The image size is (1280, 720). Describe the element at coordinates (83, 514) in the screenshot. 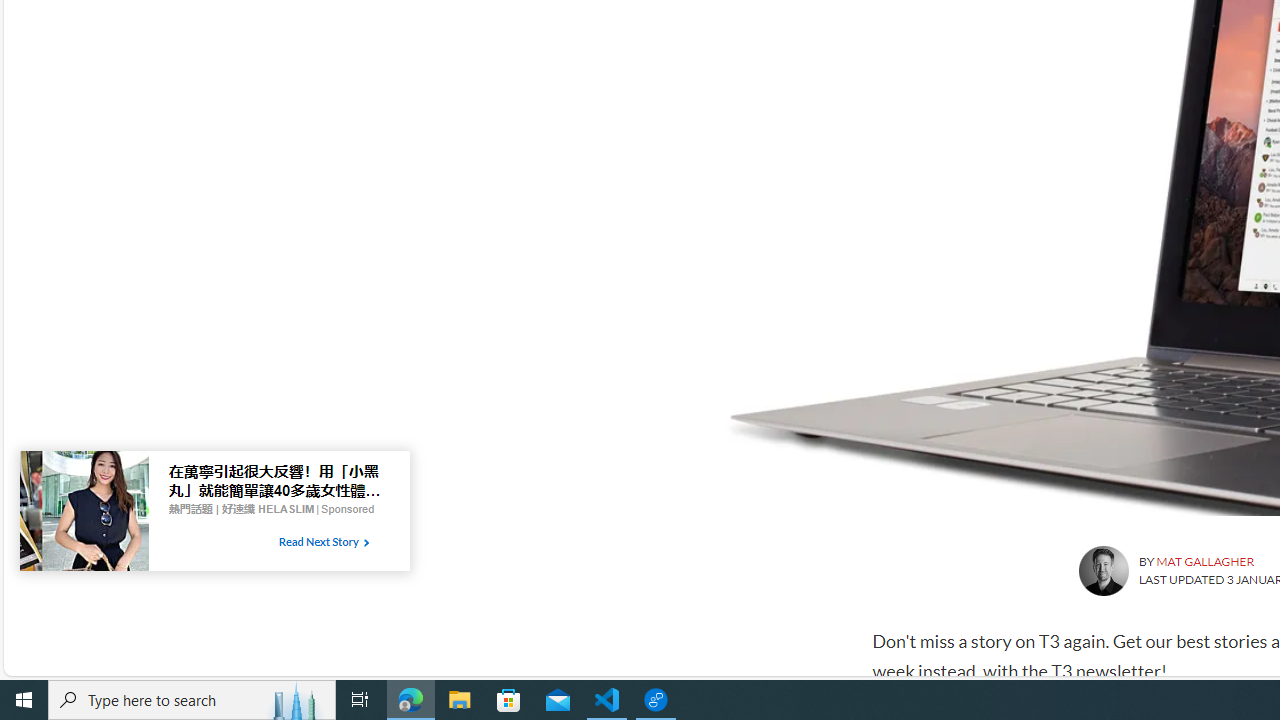

I see `'Image for Taboola Advertising Unit'` at that location.